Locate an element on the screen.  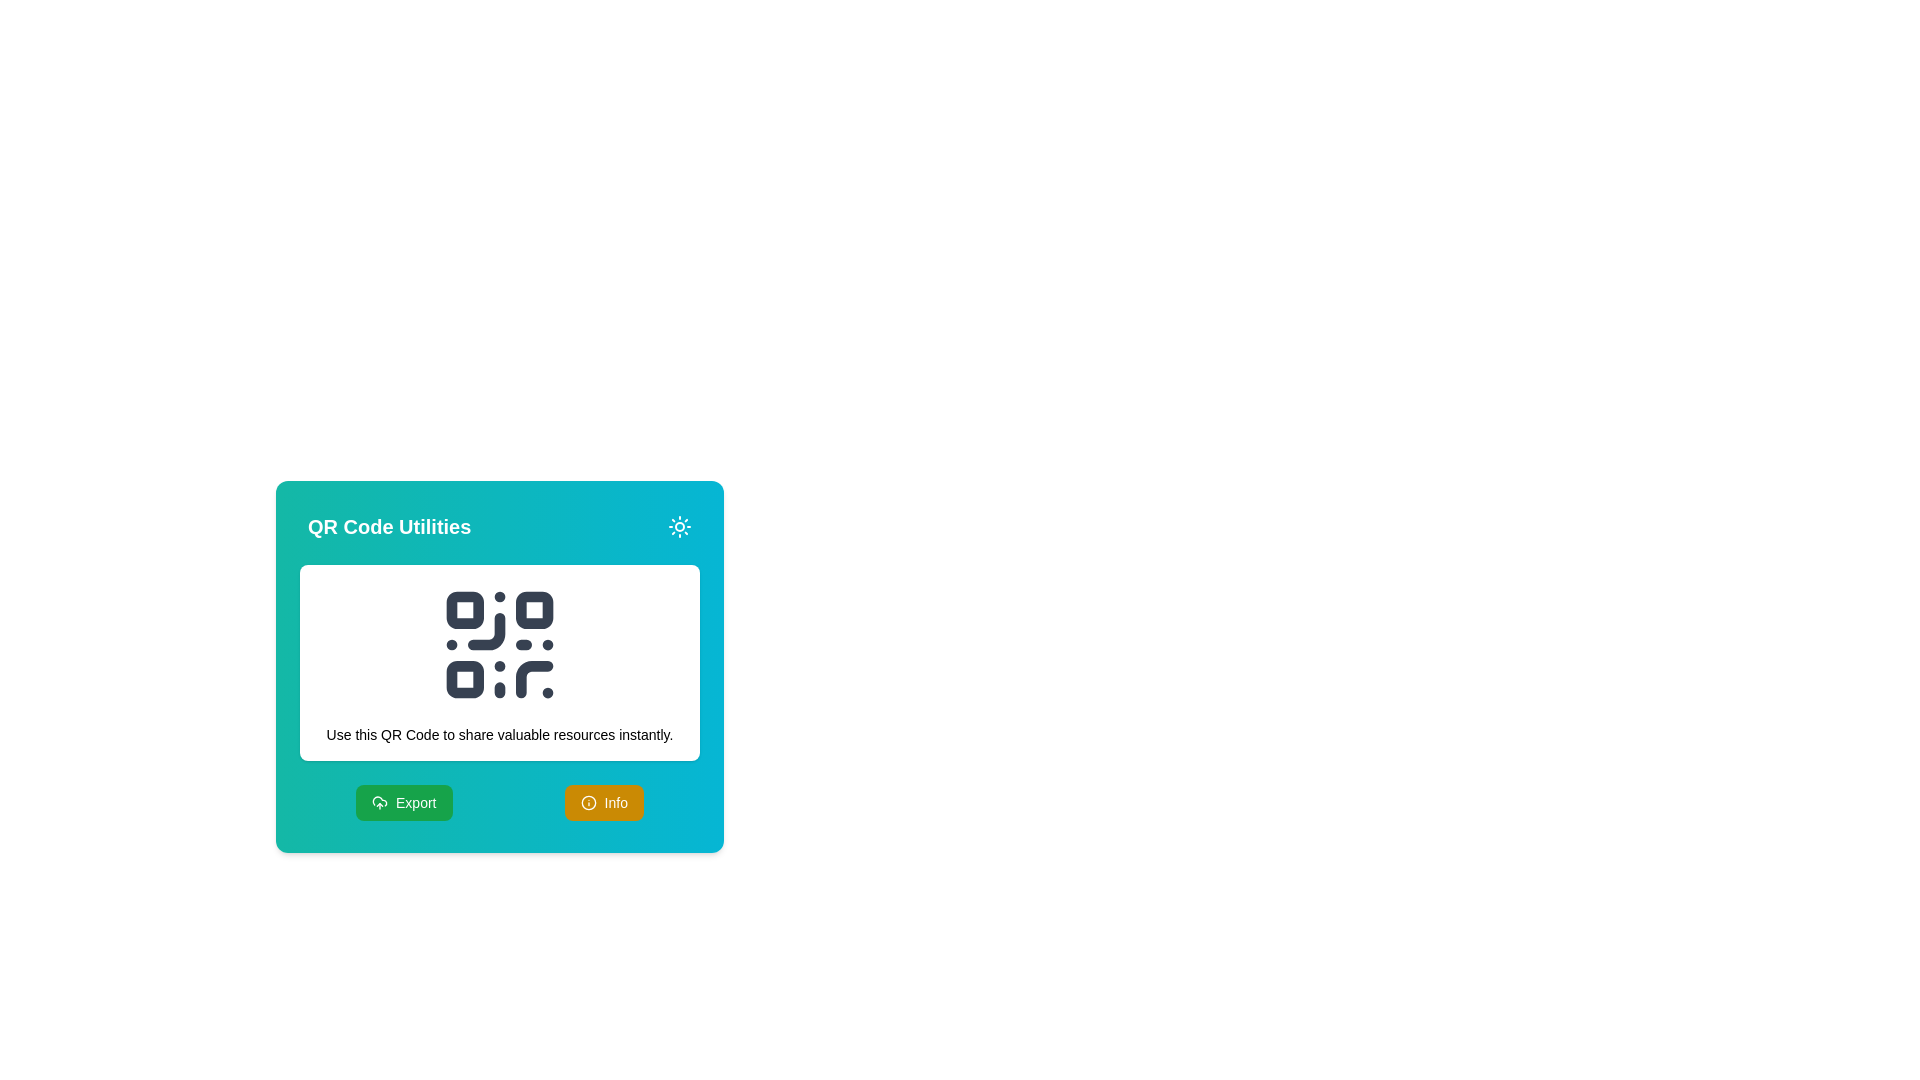
the QR code display area located within the teal-to-cyan gradient card titled 'QR Code Utilities' is located at coordinates (499, 663).